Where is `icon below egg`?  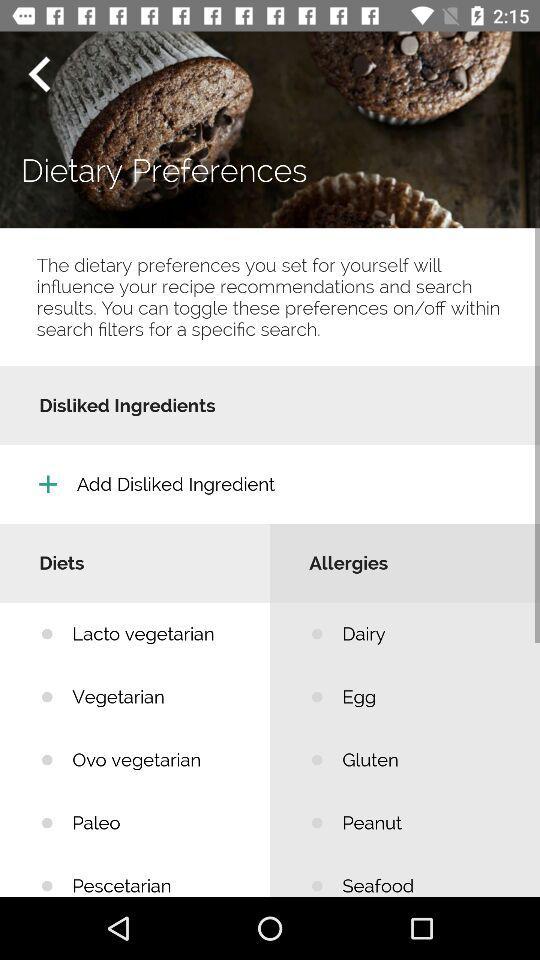 icon below egg is located at coordinates (425, 759).